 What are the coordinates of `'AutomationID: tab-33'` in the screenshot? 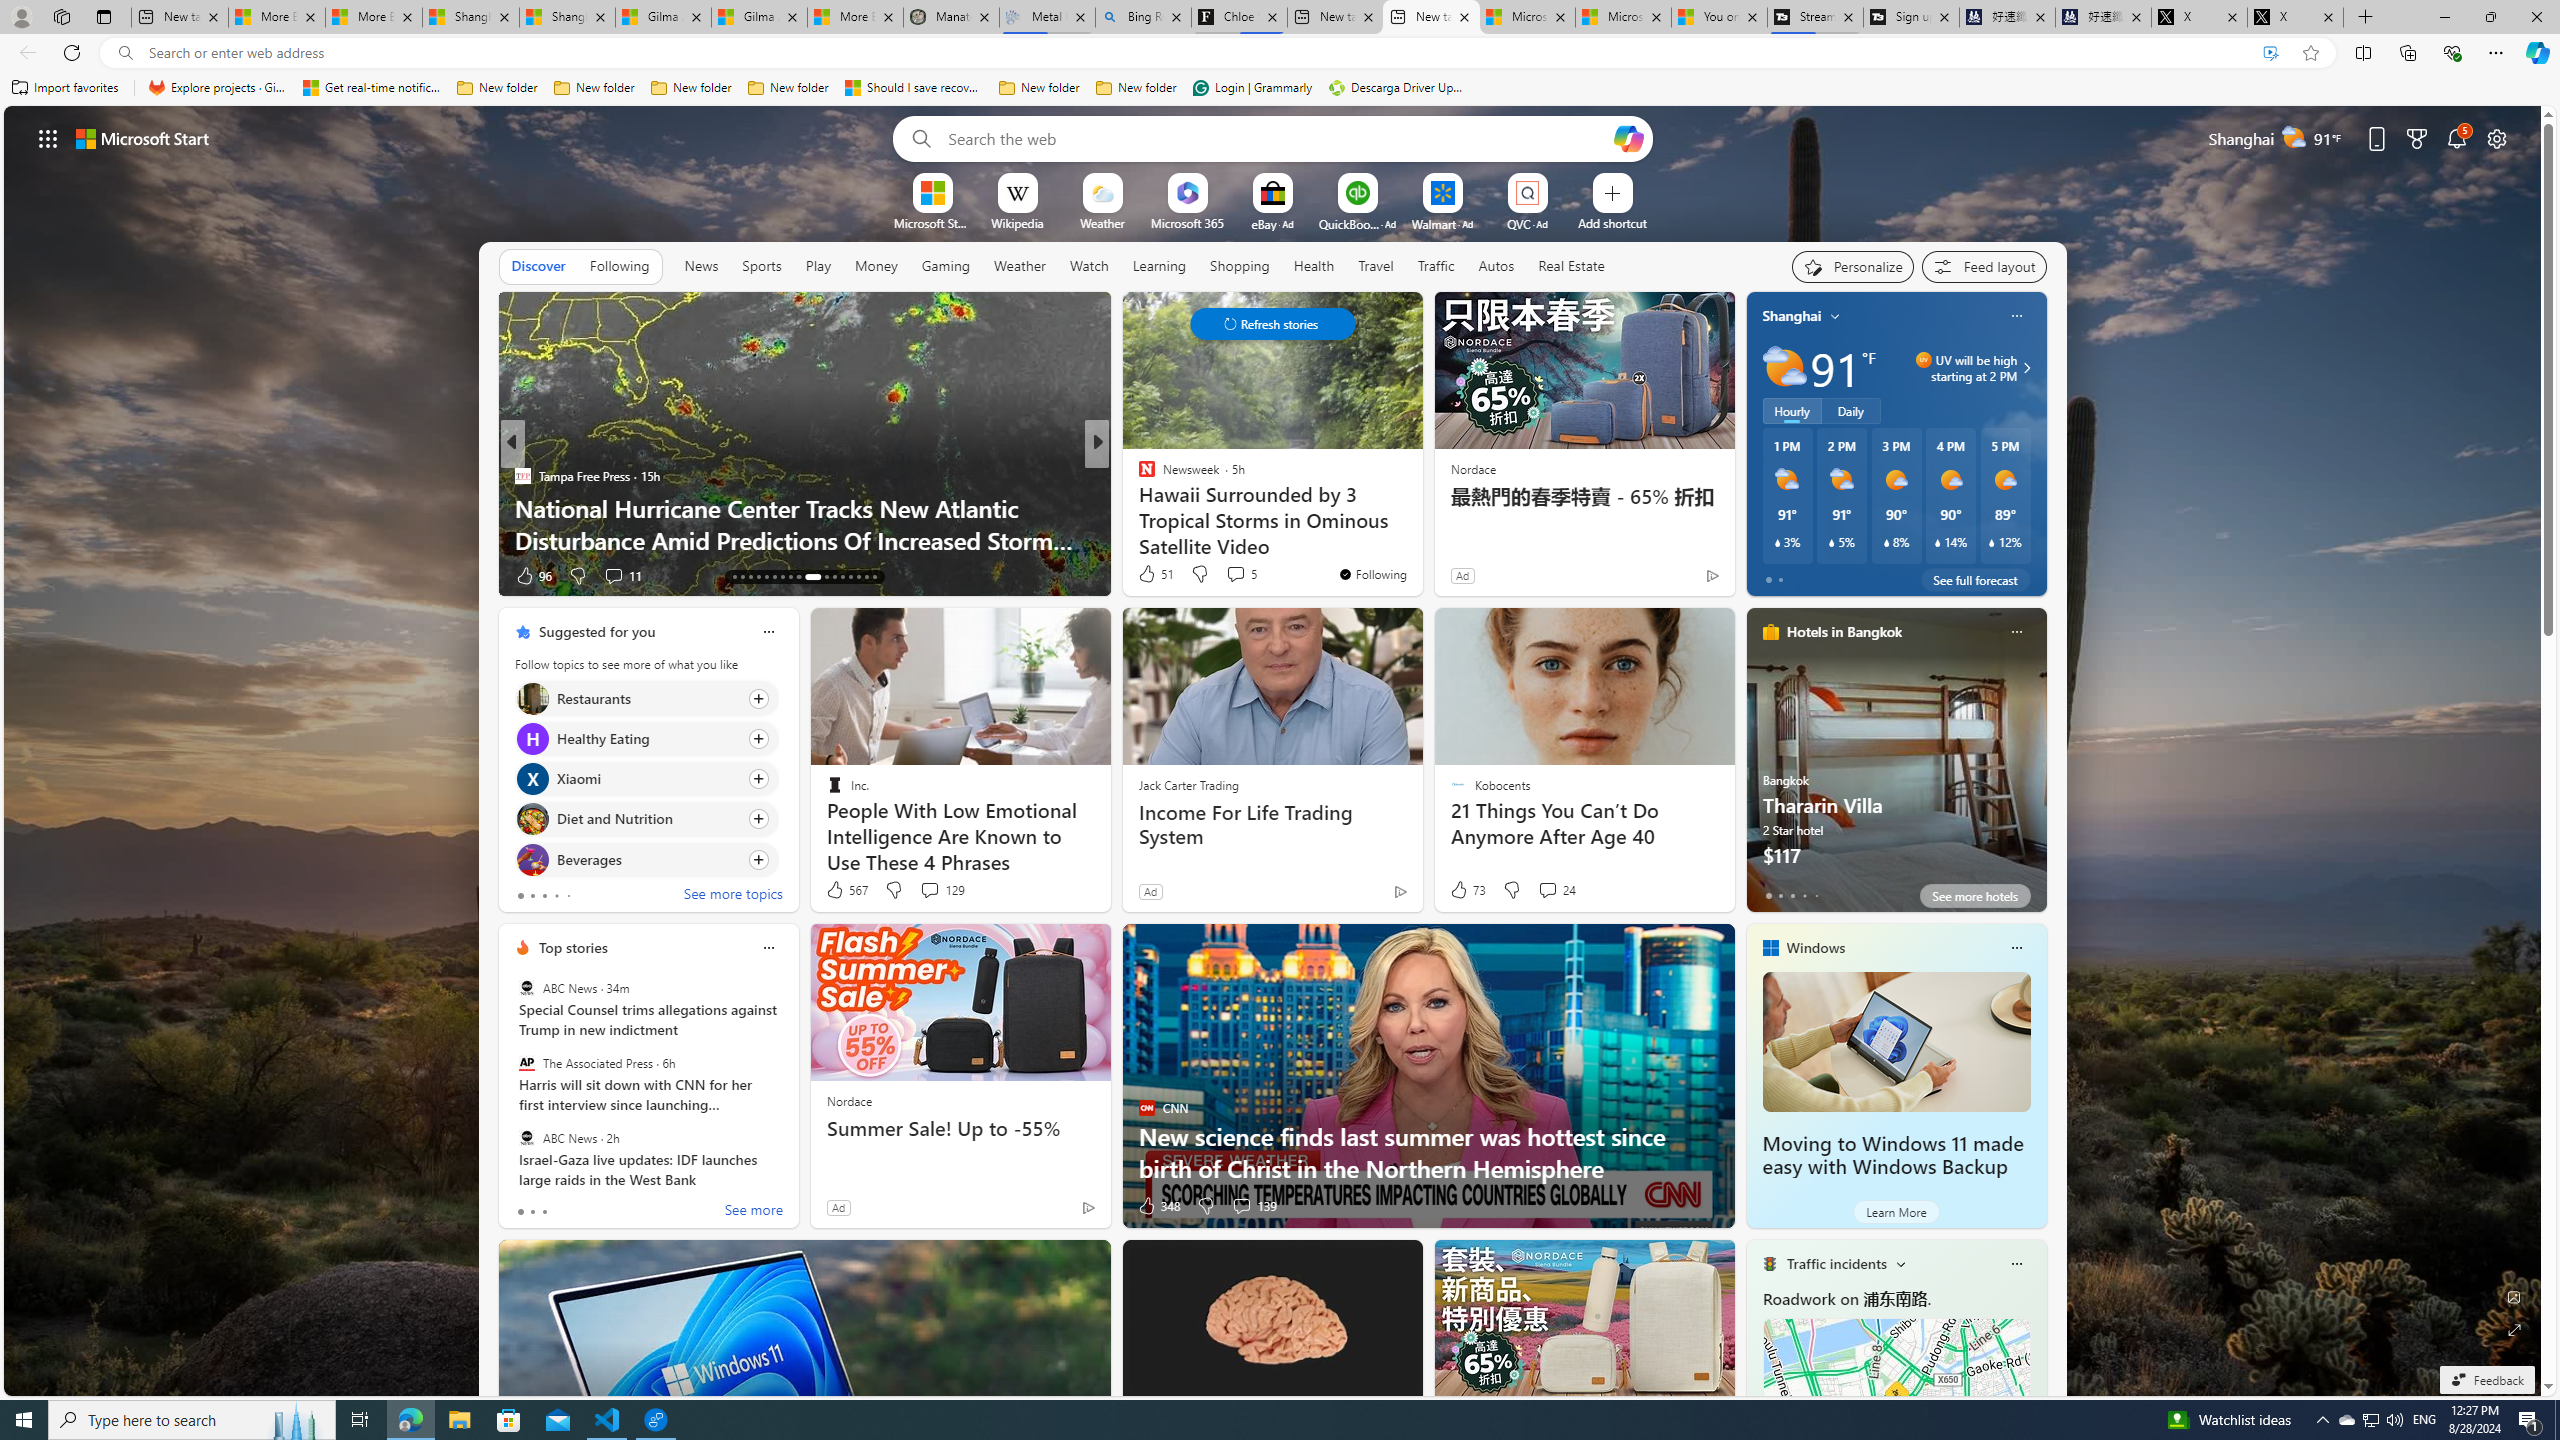 It's located at (873, 577).